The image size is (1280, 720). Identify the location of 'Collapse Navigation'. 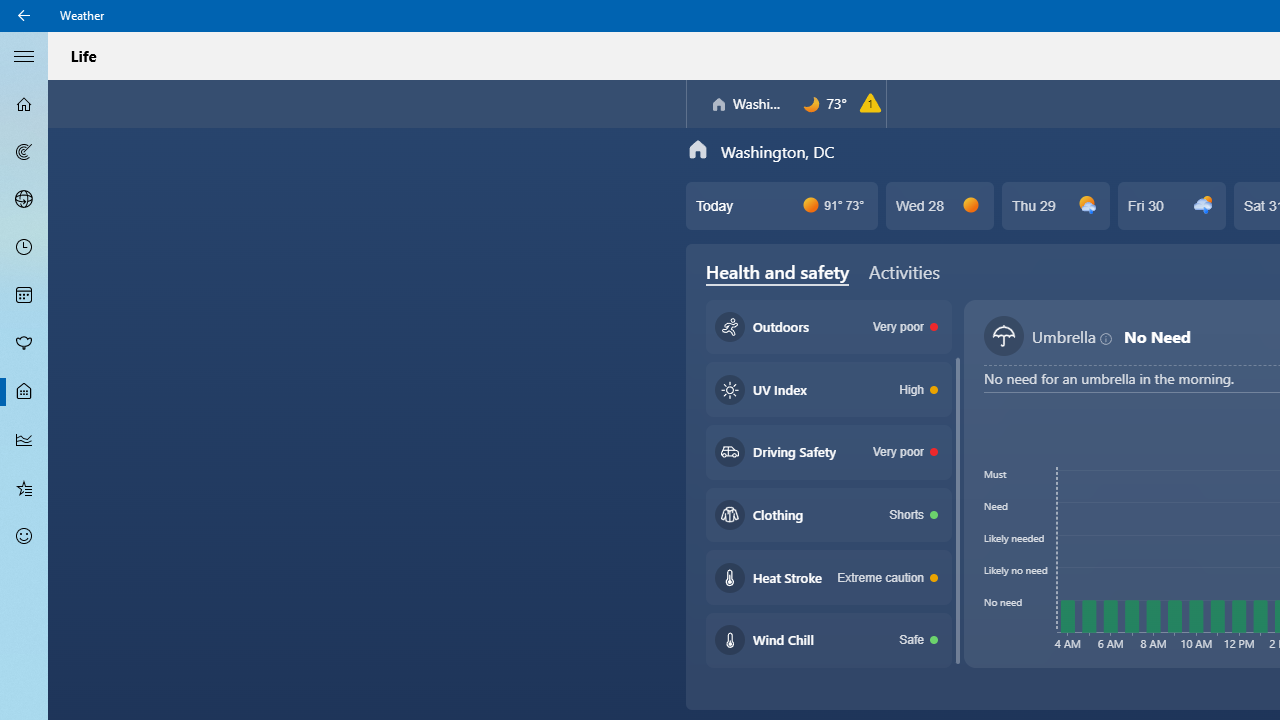
(24, 54).